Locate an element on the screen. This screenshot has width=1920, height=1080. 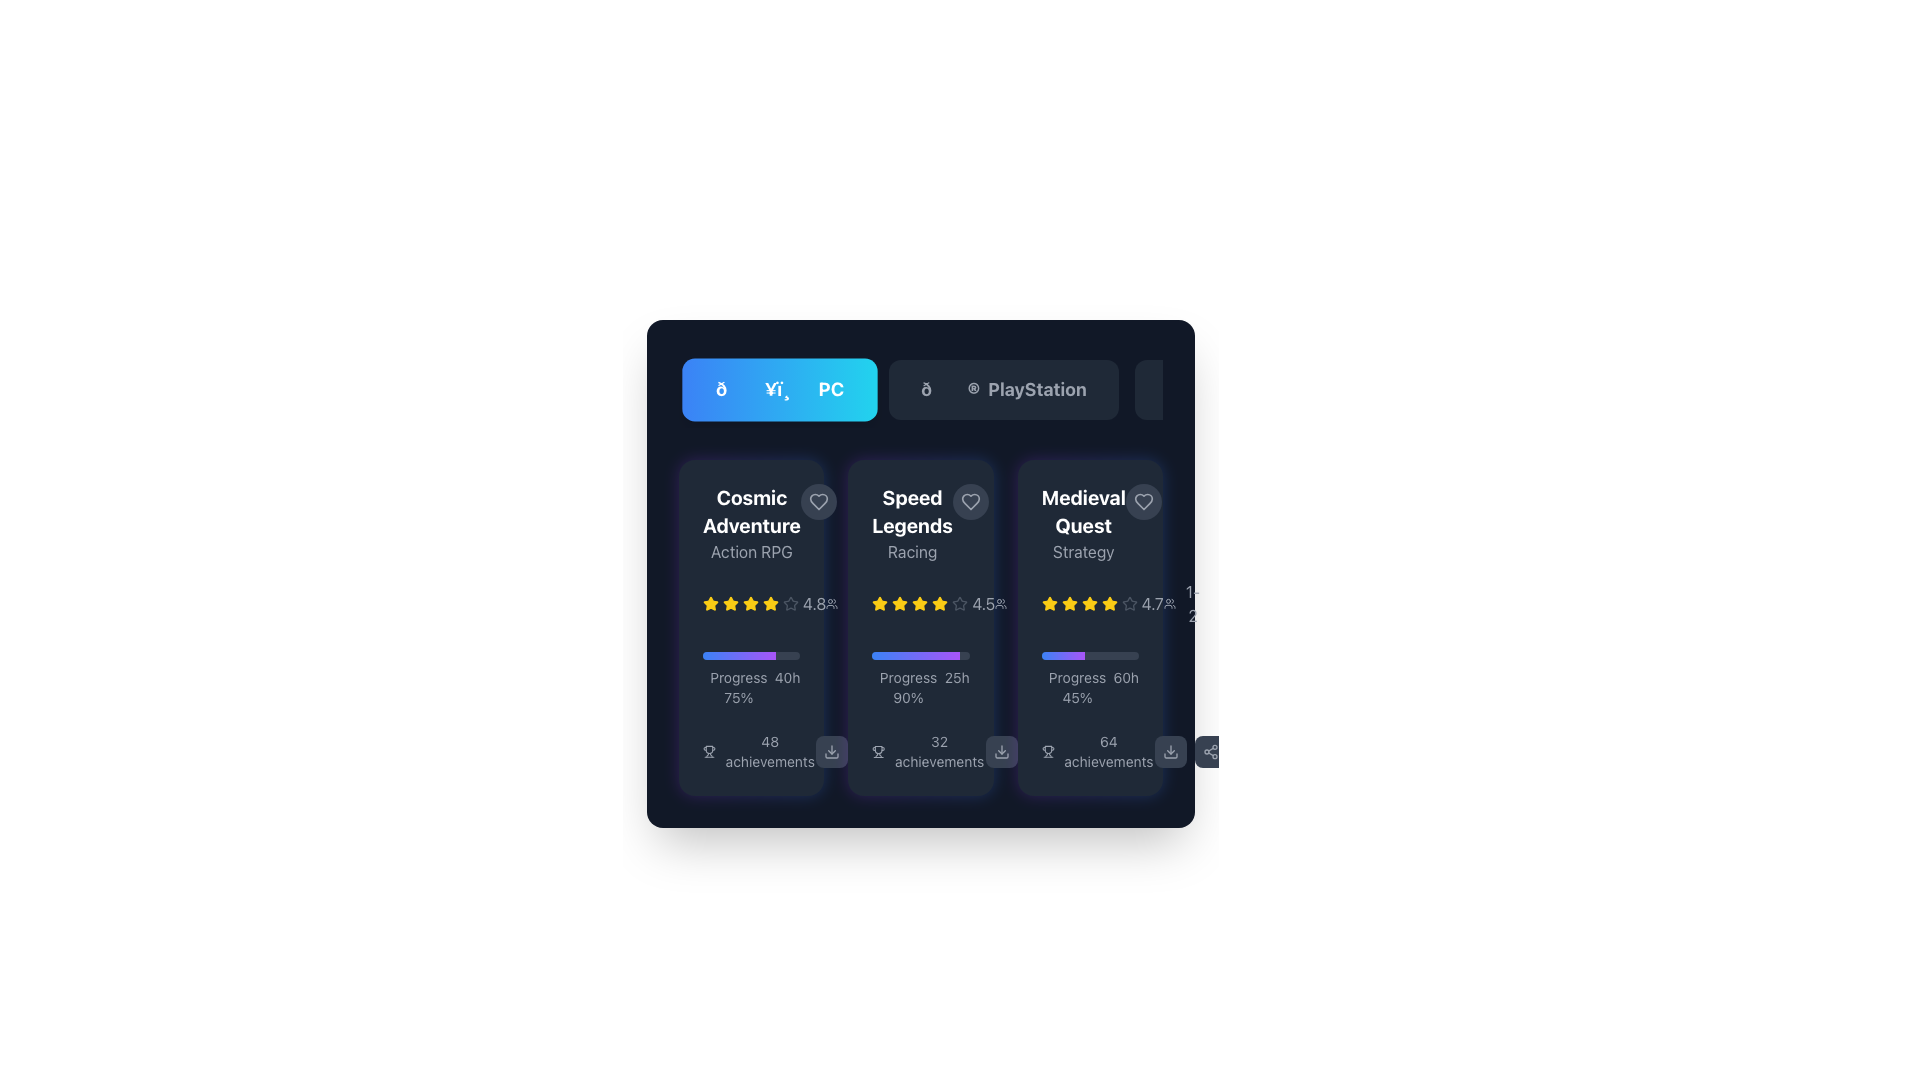
the bold yellow star-shaped rating icon, which is the first in a sequence of five stars located below the 'Medieval Quest' section in the third card of the display is located at coordinates (1048, 603).